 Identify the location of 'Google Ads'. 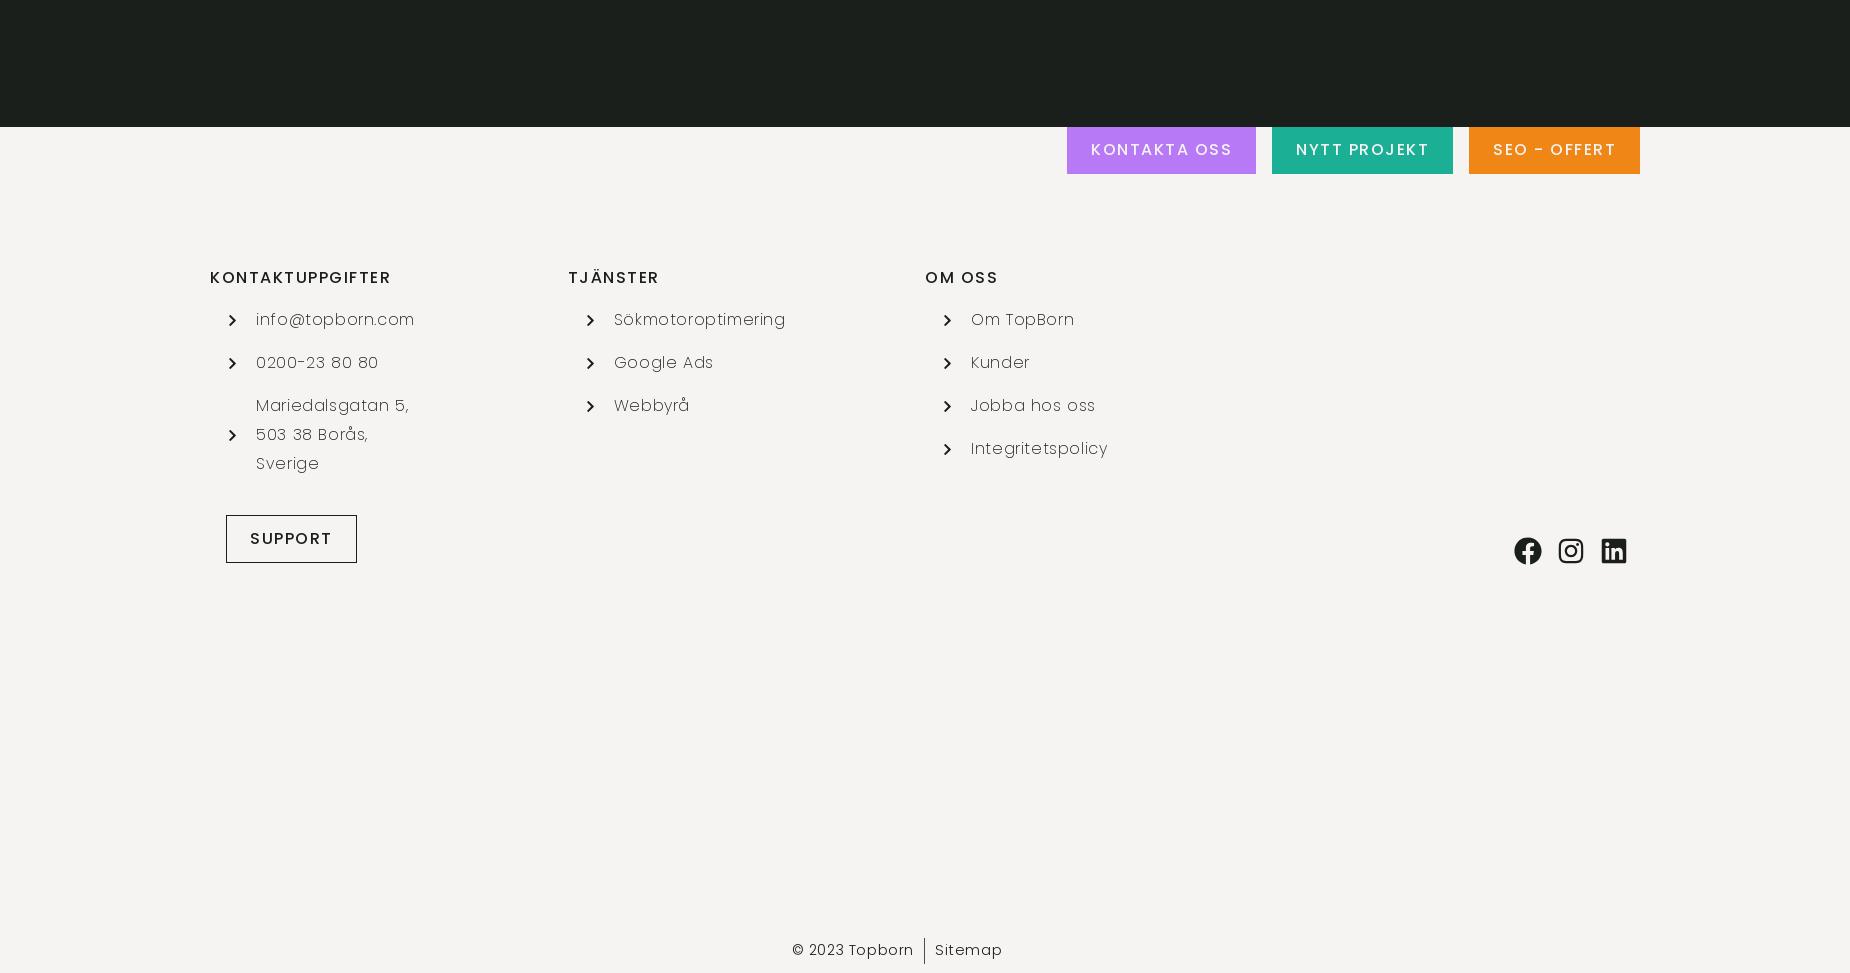
(663, 361).